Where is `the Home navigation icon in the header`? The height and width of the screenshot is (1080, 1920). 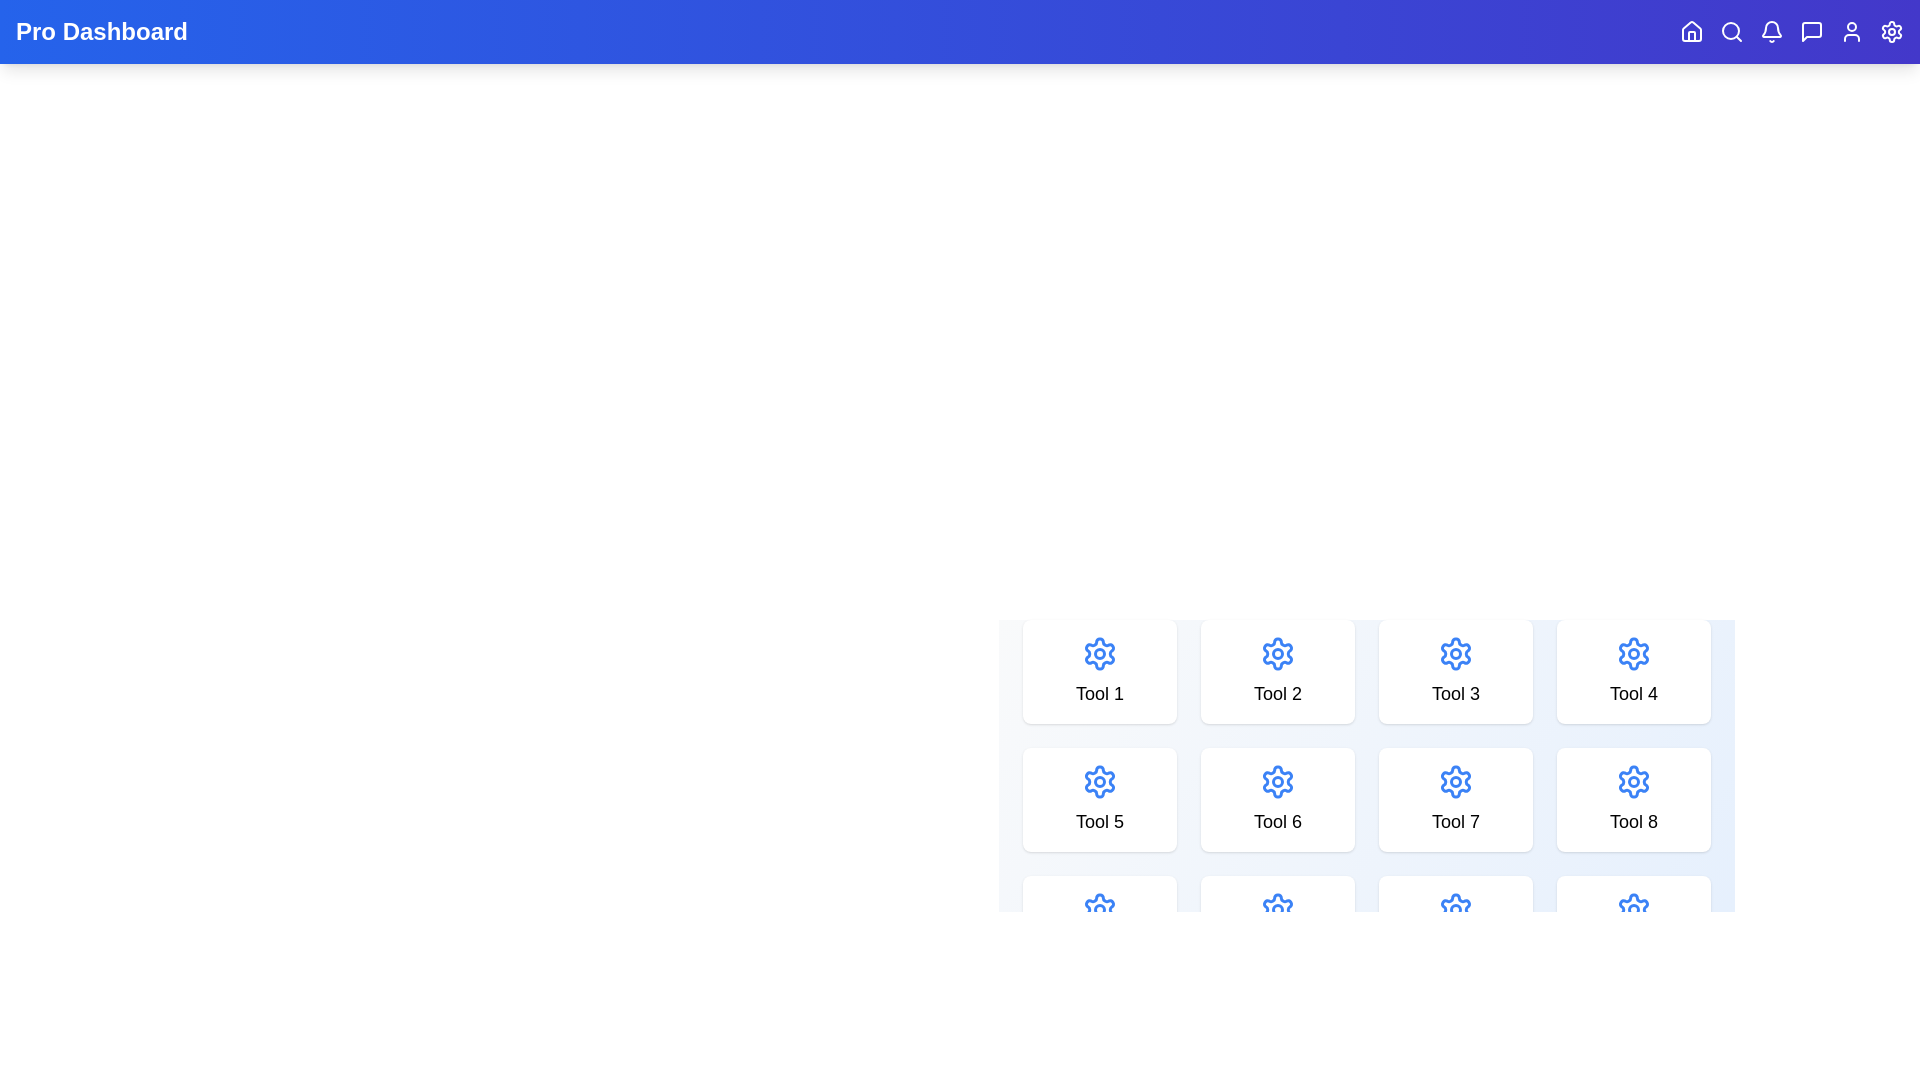 the Home navigation icon in the header is located at coordinates (1690, 31).